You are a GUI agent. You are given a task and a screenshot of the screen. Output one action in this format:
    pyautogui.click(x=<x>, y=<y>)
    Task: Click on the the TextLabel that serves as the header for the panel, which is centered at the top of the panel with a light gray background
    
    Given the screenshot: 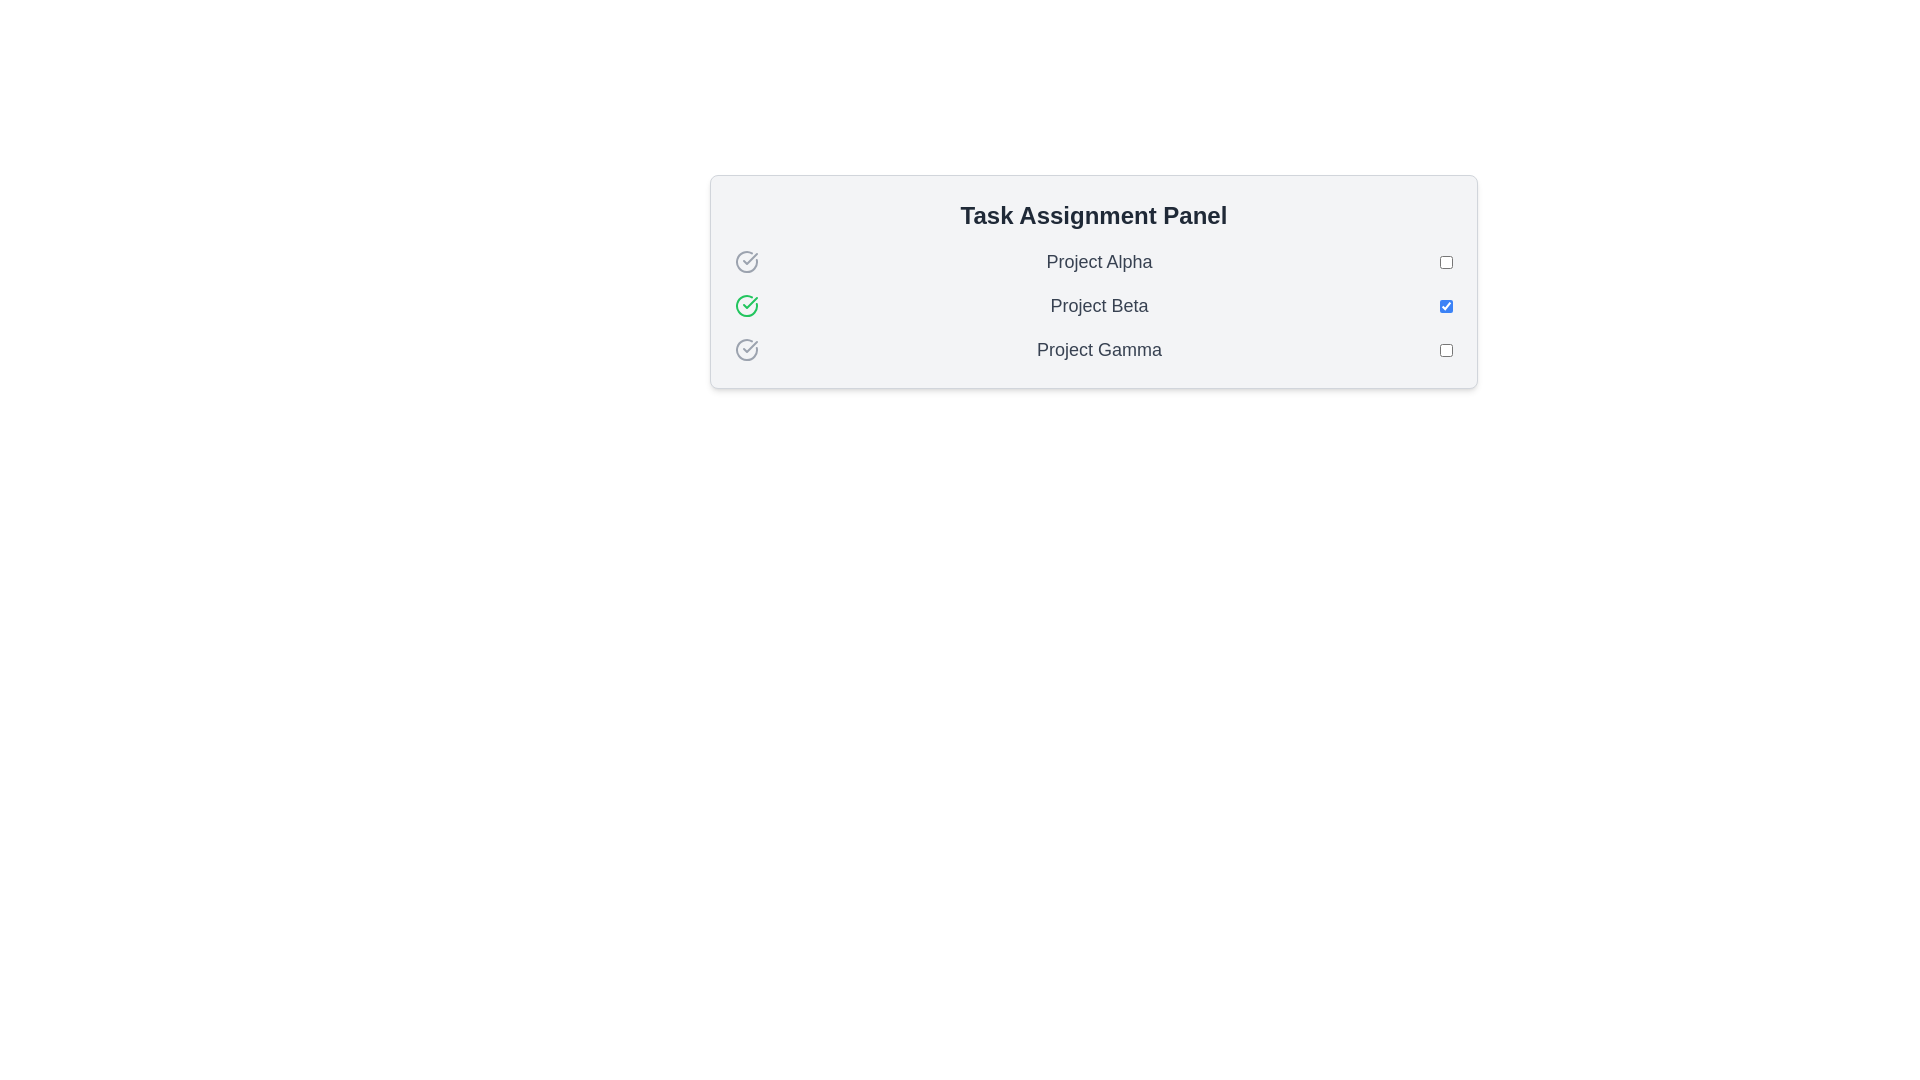 What is the action you would take?
    pyautogui.click(x=1093, y=216)
    